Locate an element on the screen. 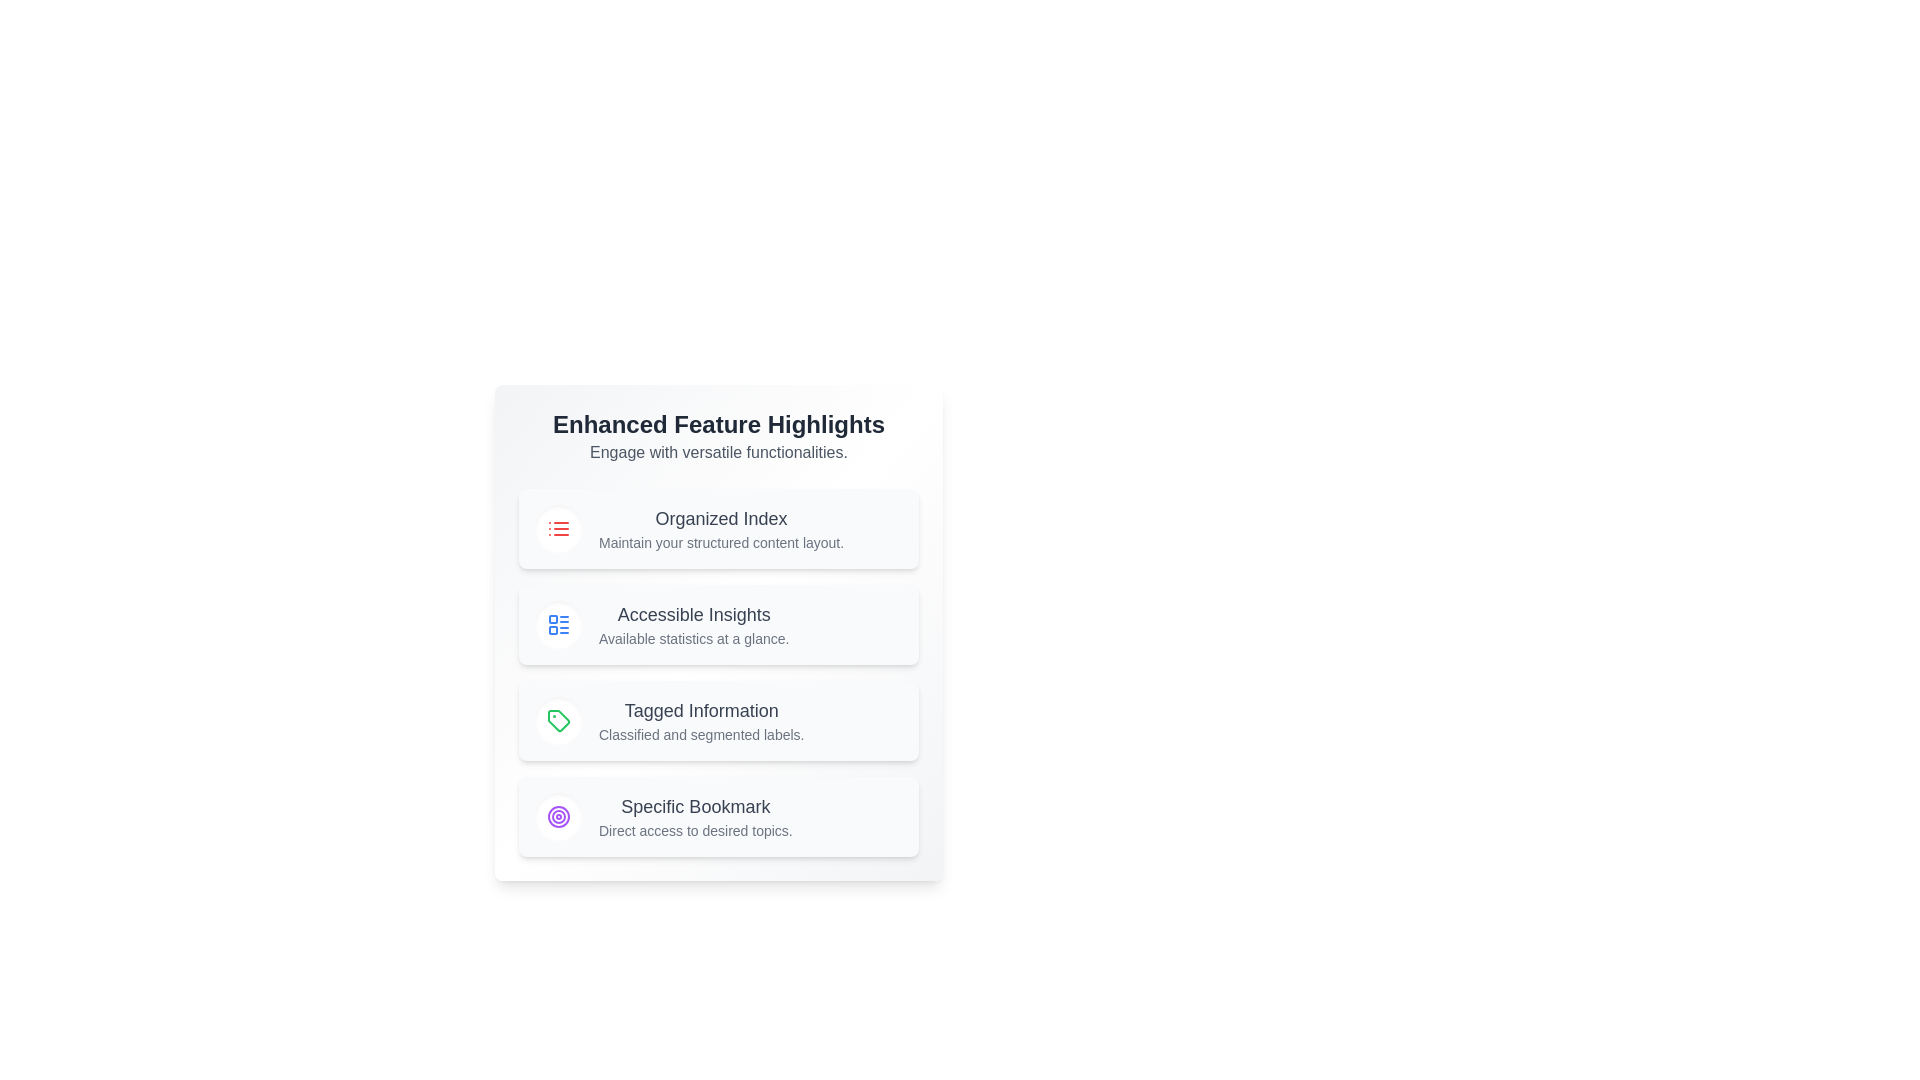  the feature item titled 'Accessible Insights' is located at coordinates (719, 623).